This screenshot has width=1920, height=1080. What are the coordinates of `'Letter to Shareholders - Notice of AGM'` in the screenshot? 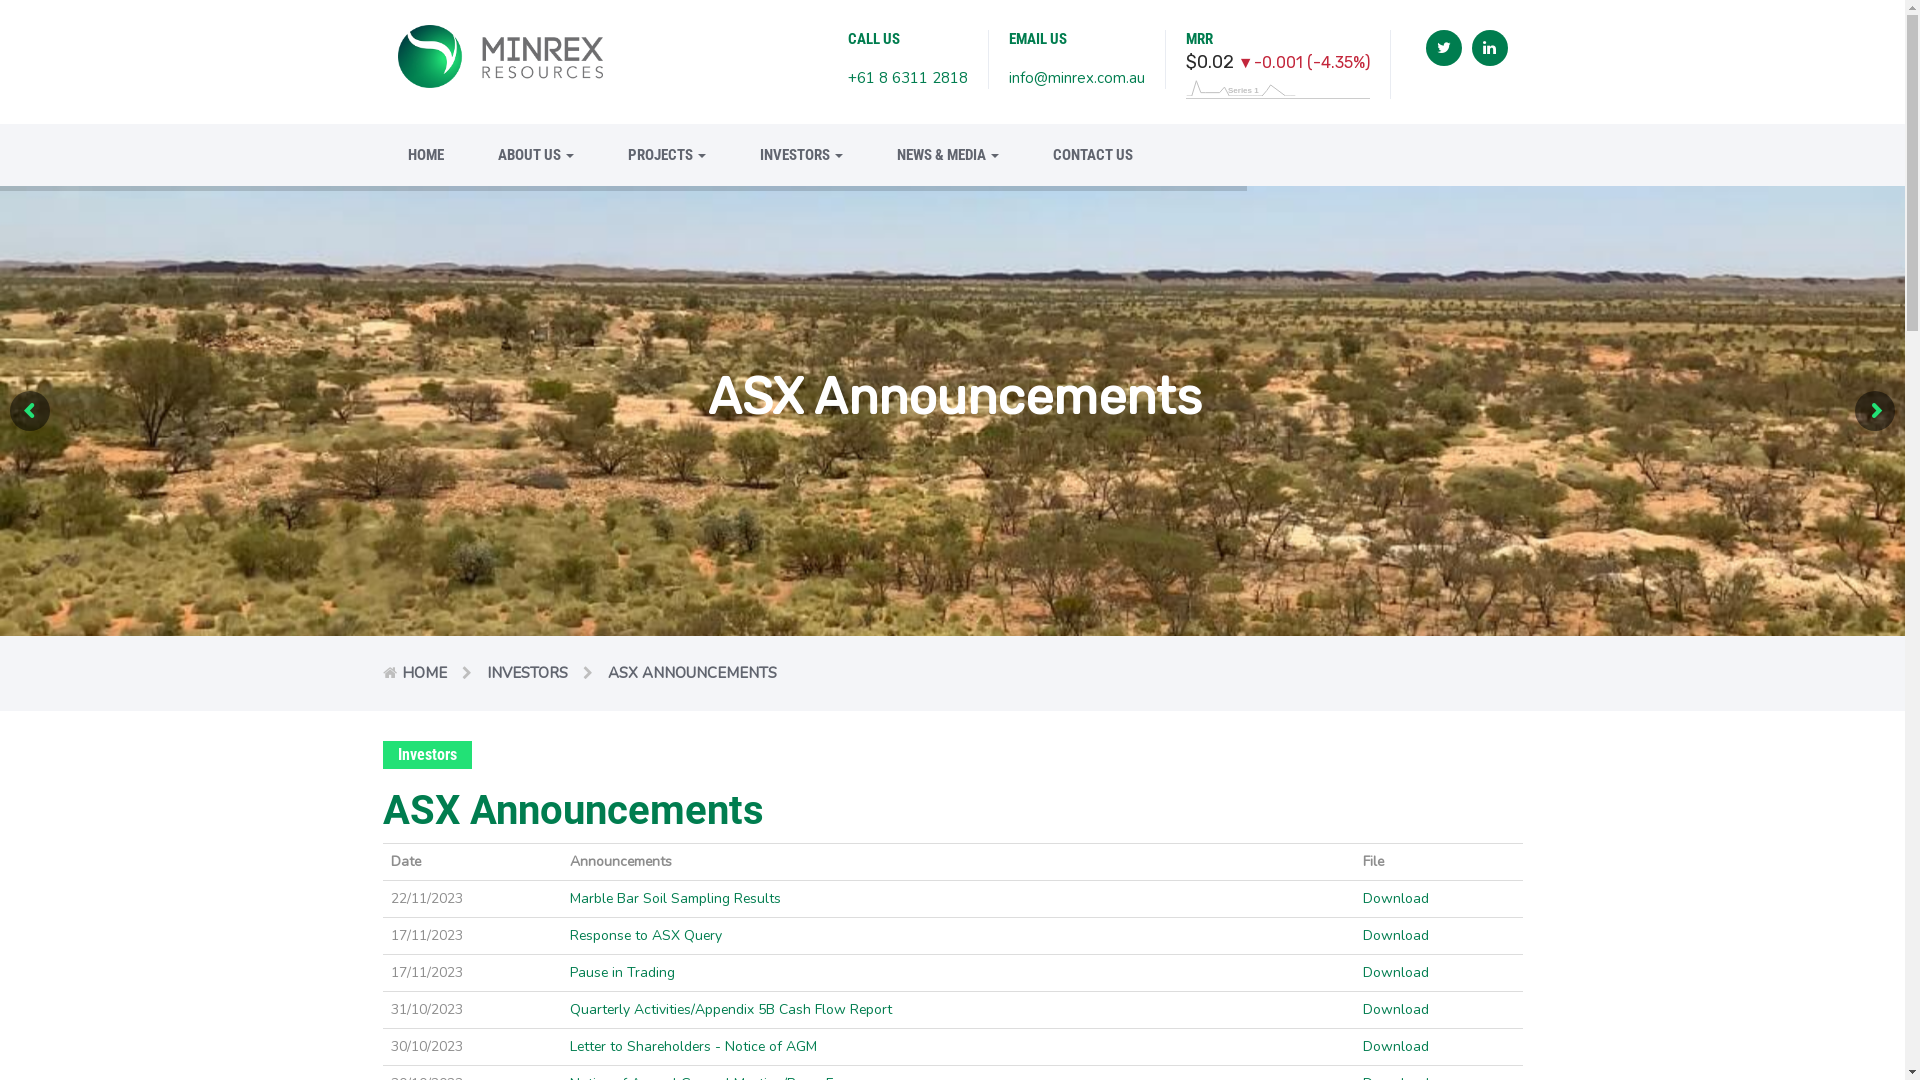 It's located at (693, 1045).